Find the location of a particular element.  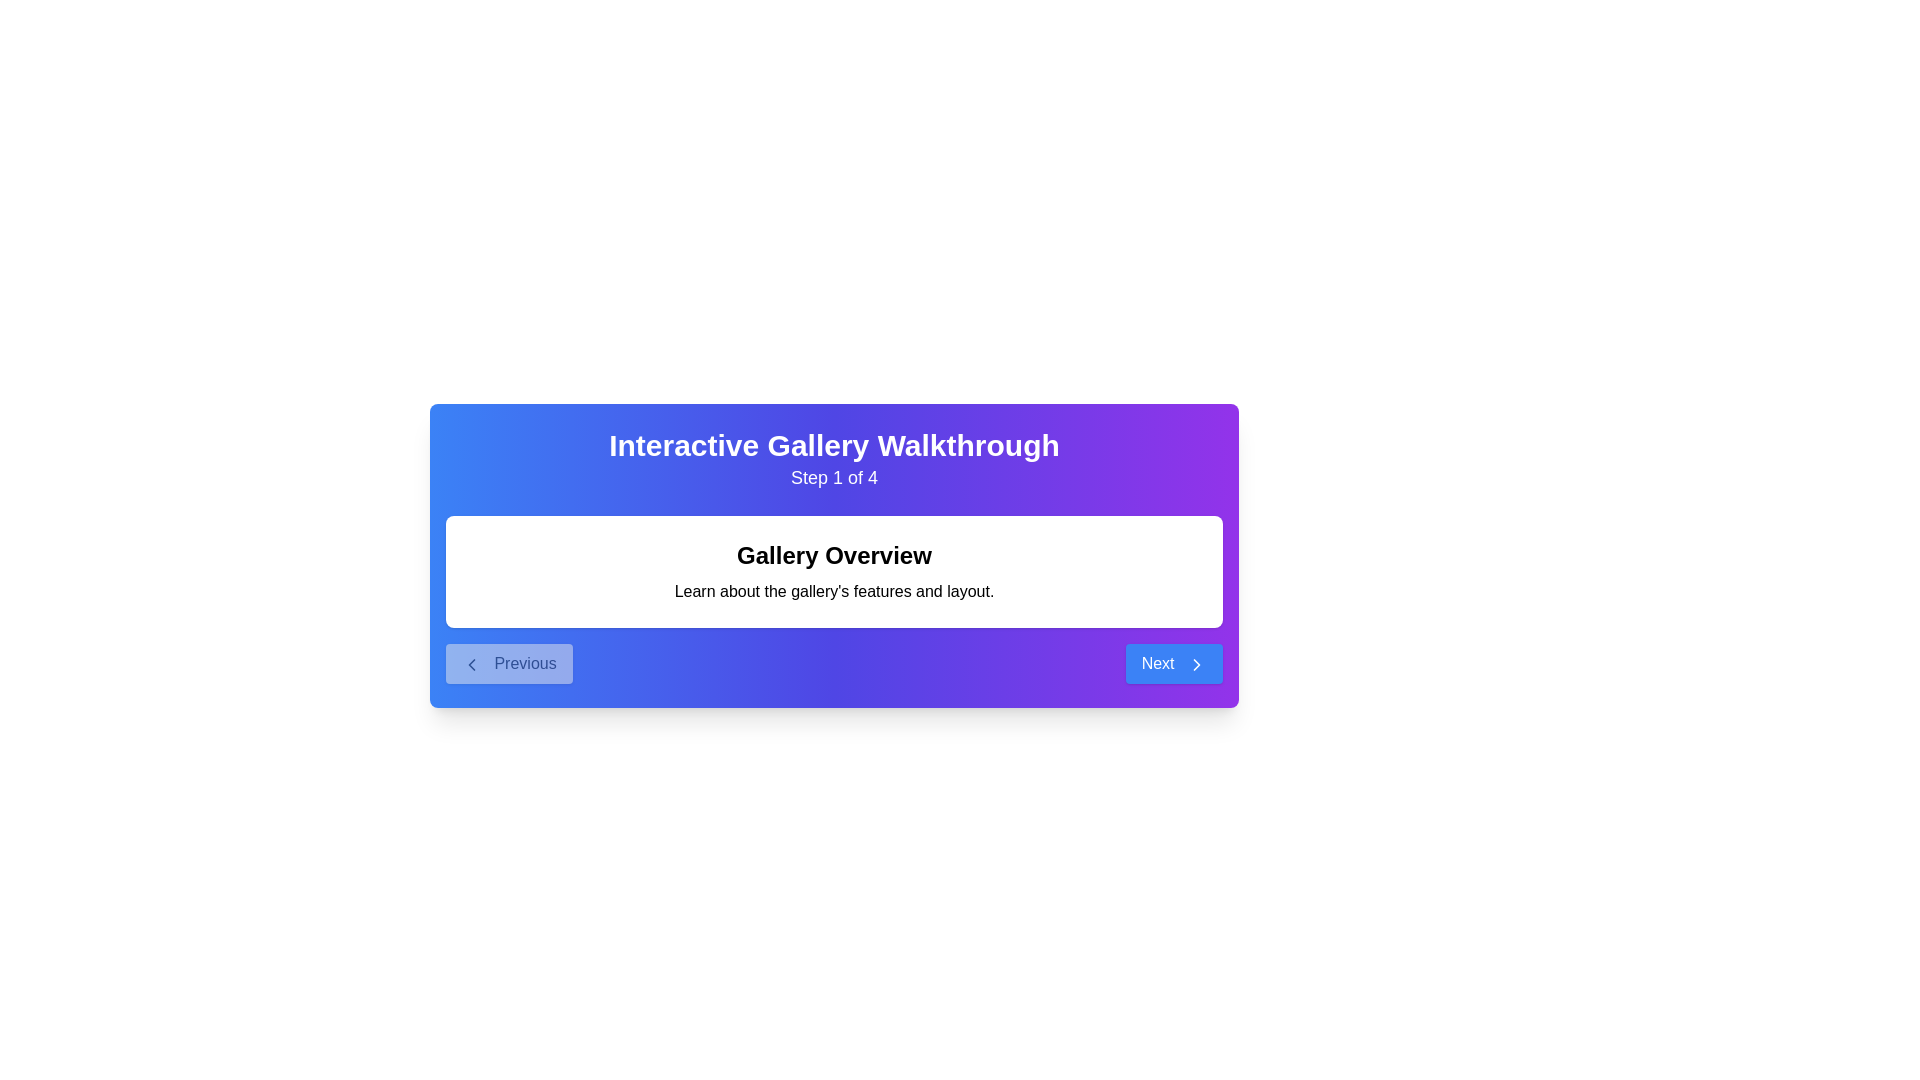

the chevron graphic within the 'Previous' button, which indicates navigation to the previous step or page is located at coordinates (470, 663).